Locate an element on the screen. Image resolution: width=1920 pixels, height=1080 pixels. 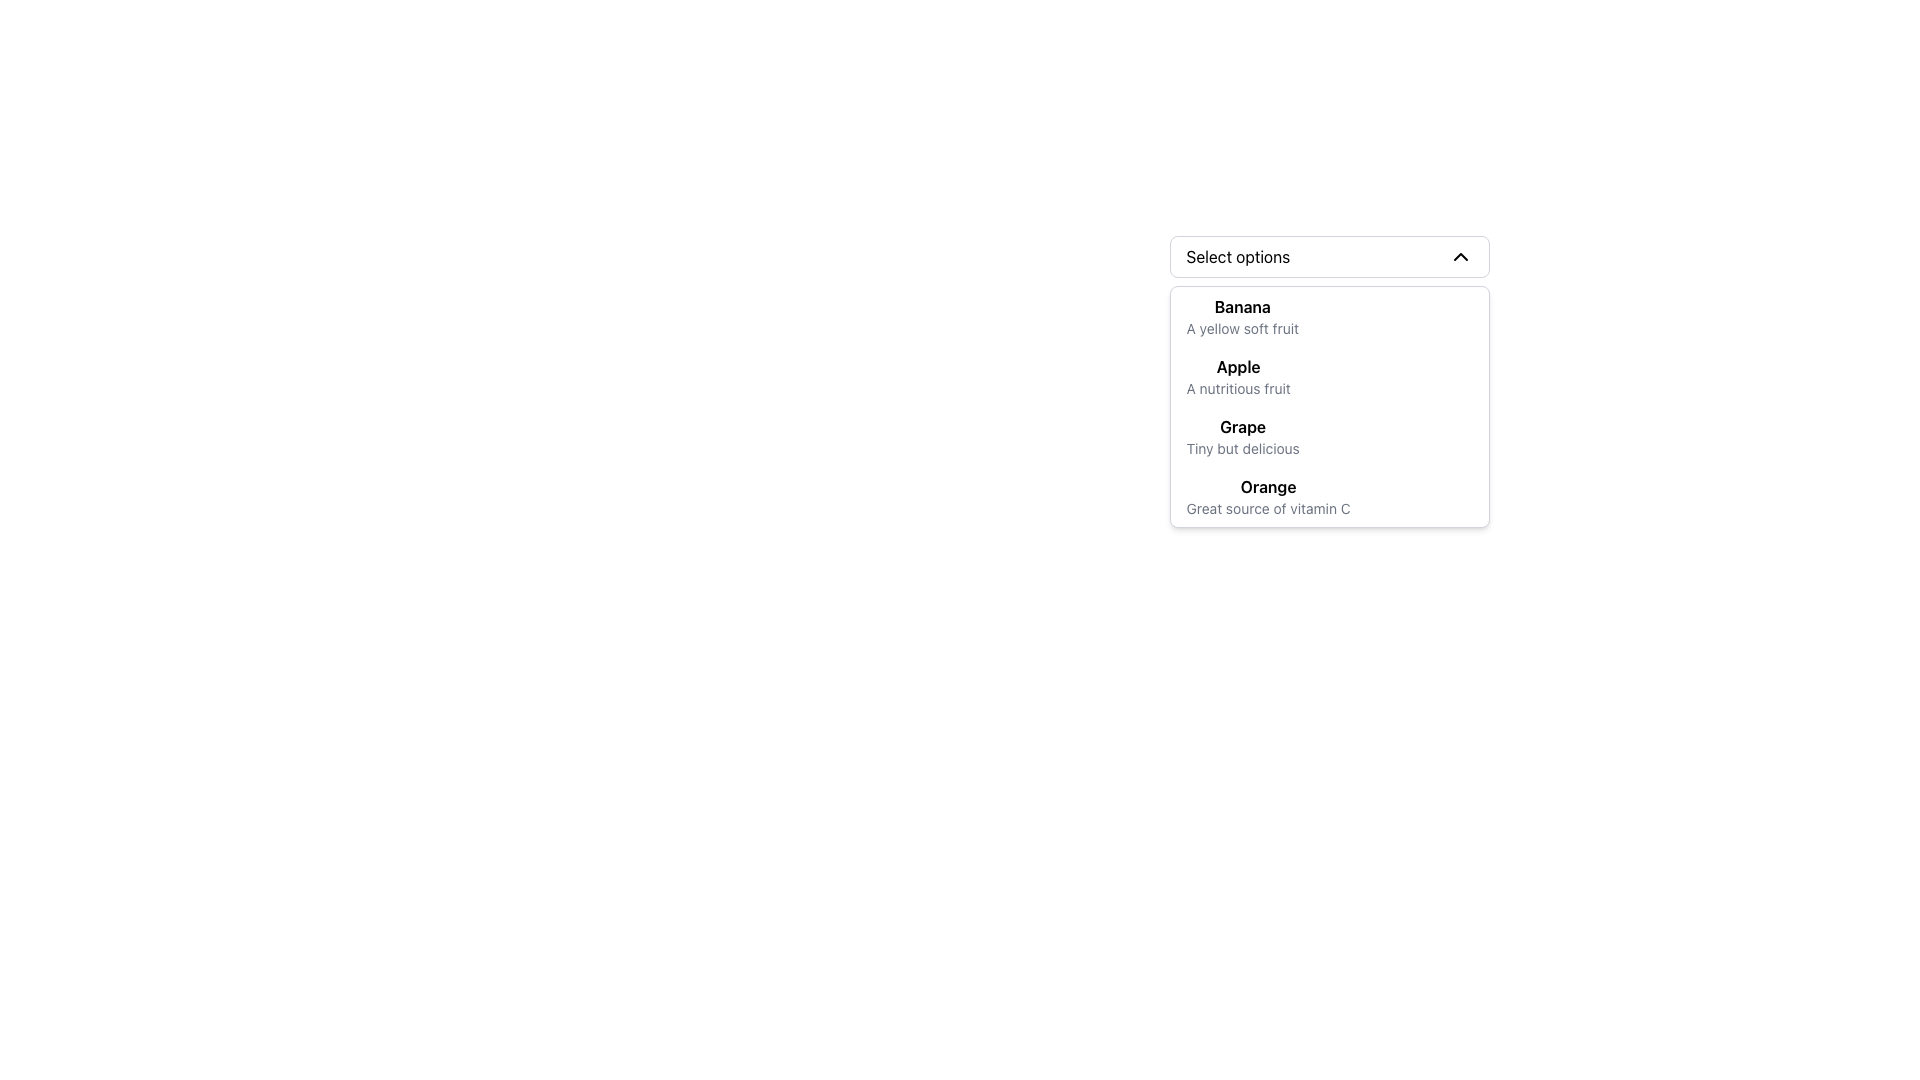
the informational list entry for 'Orange' which is the last item in the dropdown menu is located at coordinates (1329, 496).